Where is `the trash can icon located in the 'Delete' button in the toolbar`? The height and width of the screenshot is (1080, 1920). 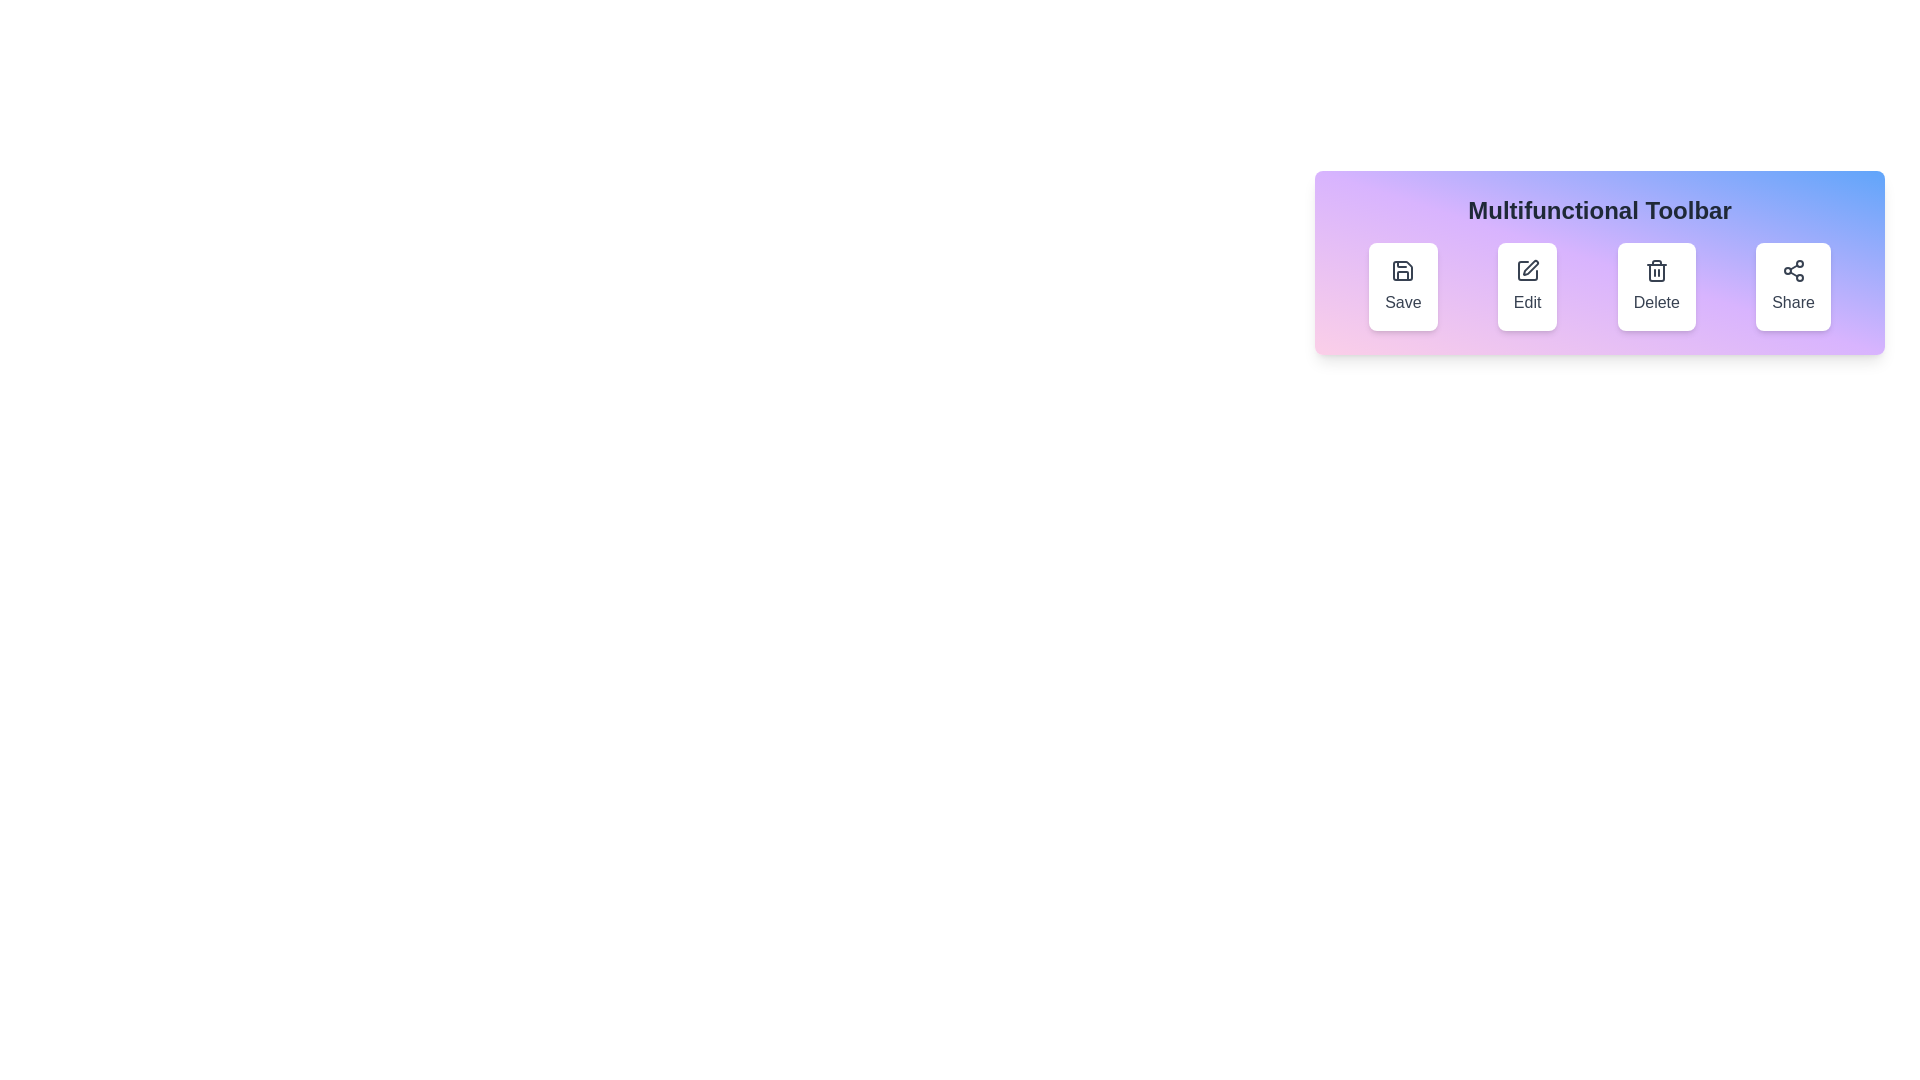 the trash can icon located in the 'Delete' button in the toolbar is located at coordinates (1656, 270).